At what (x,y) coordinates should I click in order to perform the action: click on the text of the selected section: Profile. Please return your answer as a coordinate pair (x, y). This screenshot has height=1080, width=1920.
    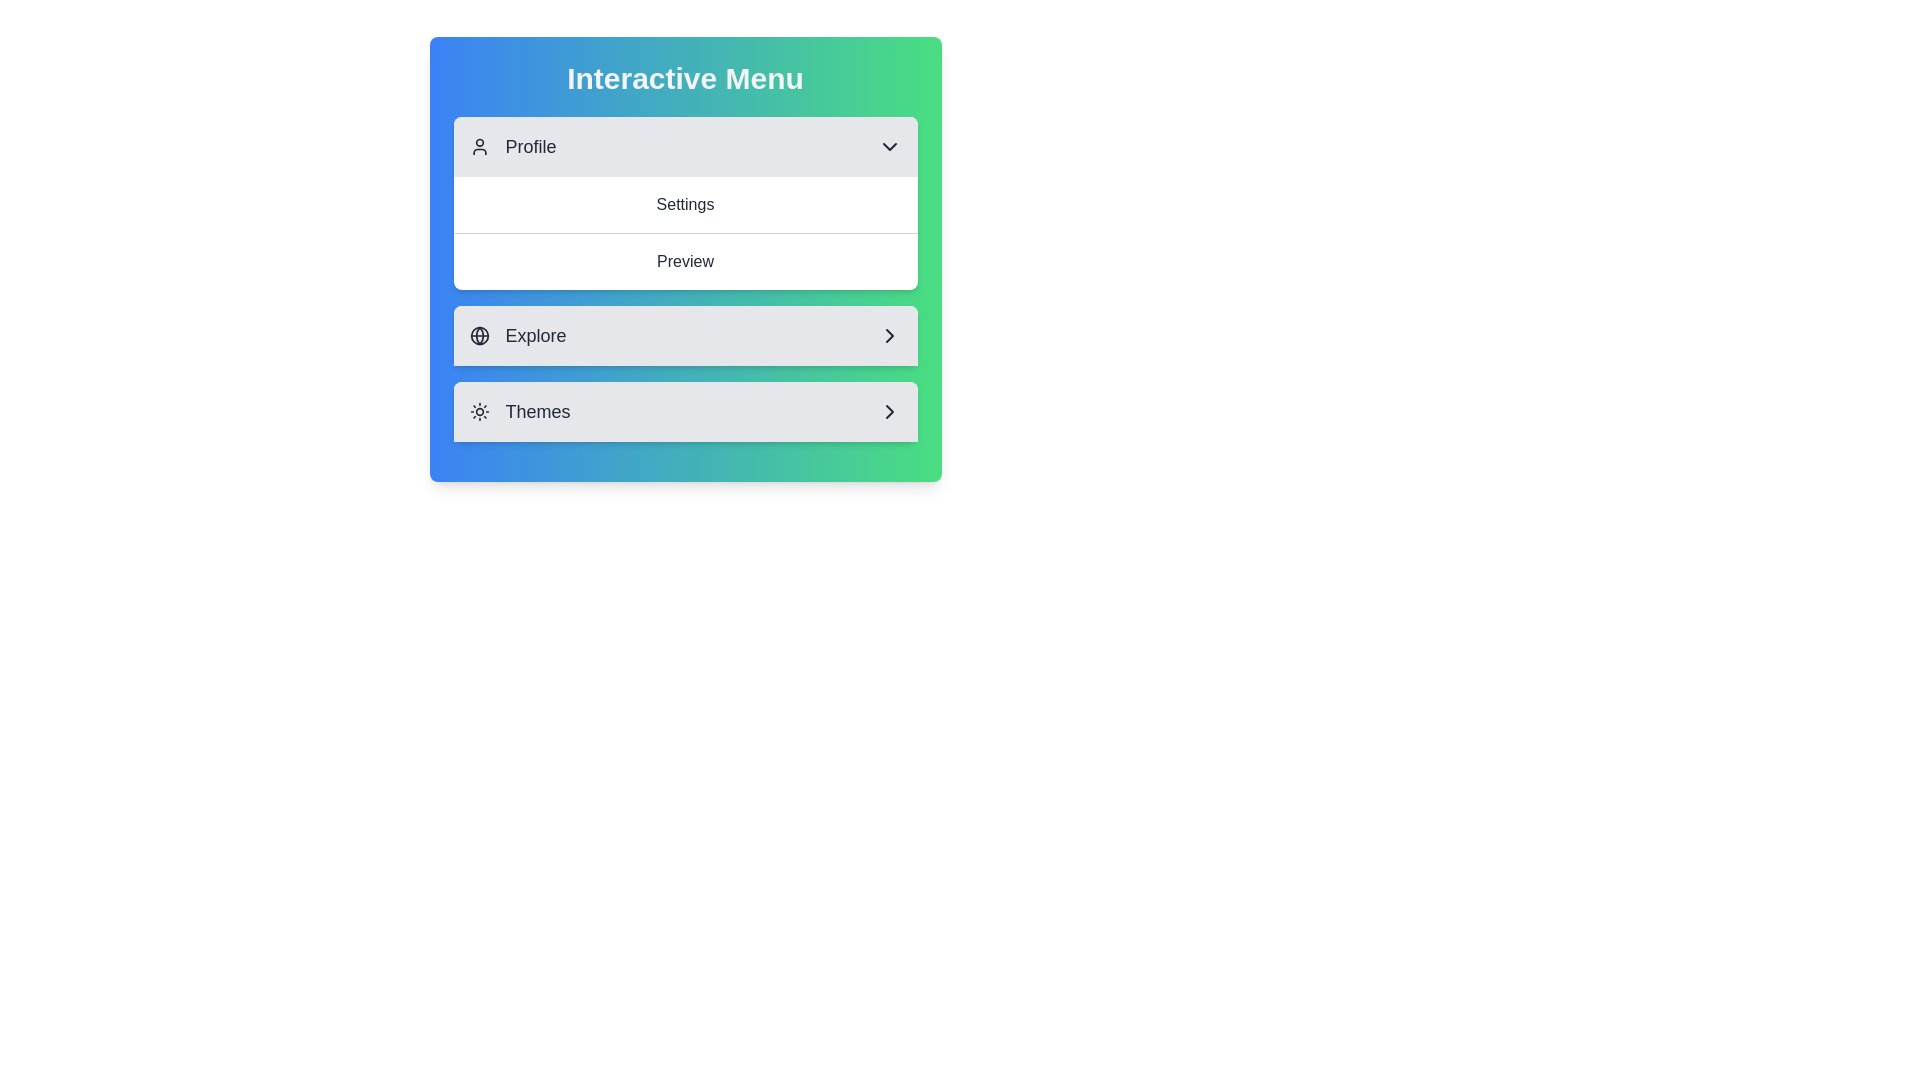
    Looking at the image, I should click on (685, 145).